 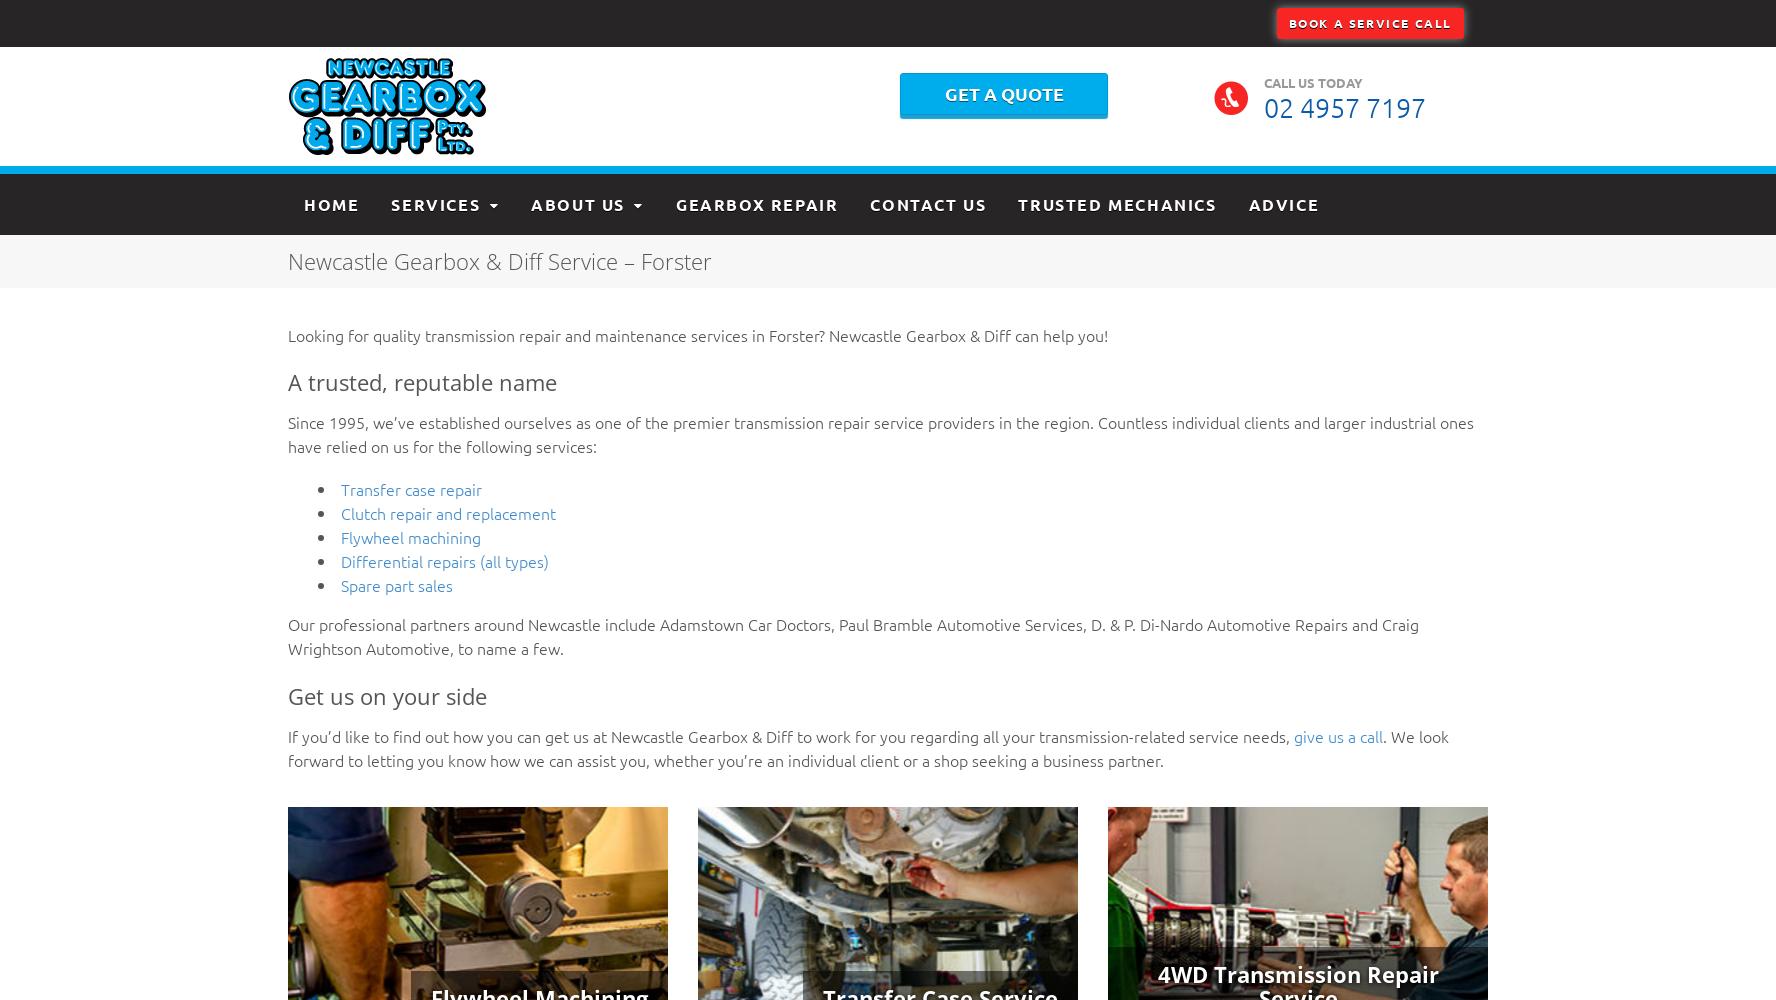 What do you see at coordinates (1337, 734) in the screenshot?
I see `'give us a call'` at bounding box center [1337, 734].